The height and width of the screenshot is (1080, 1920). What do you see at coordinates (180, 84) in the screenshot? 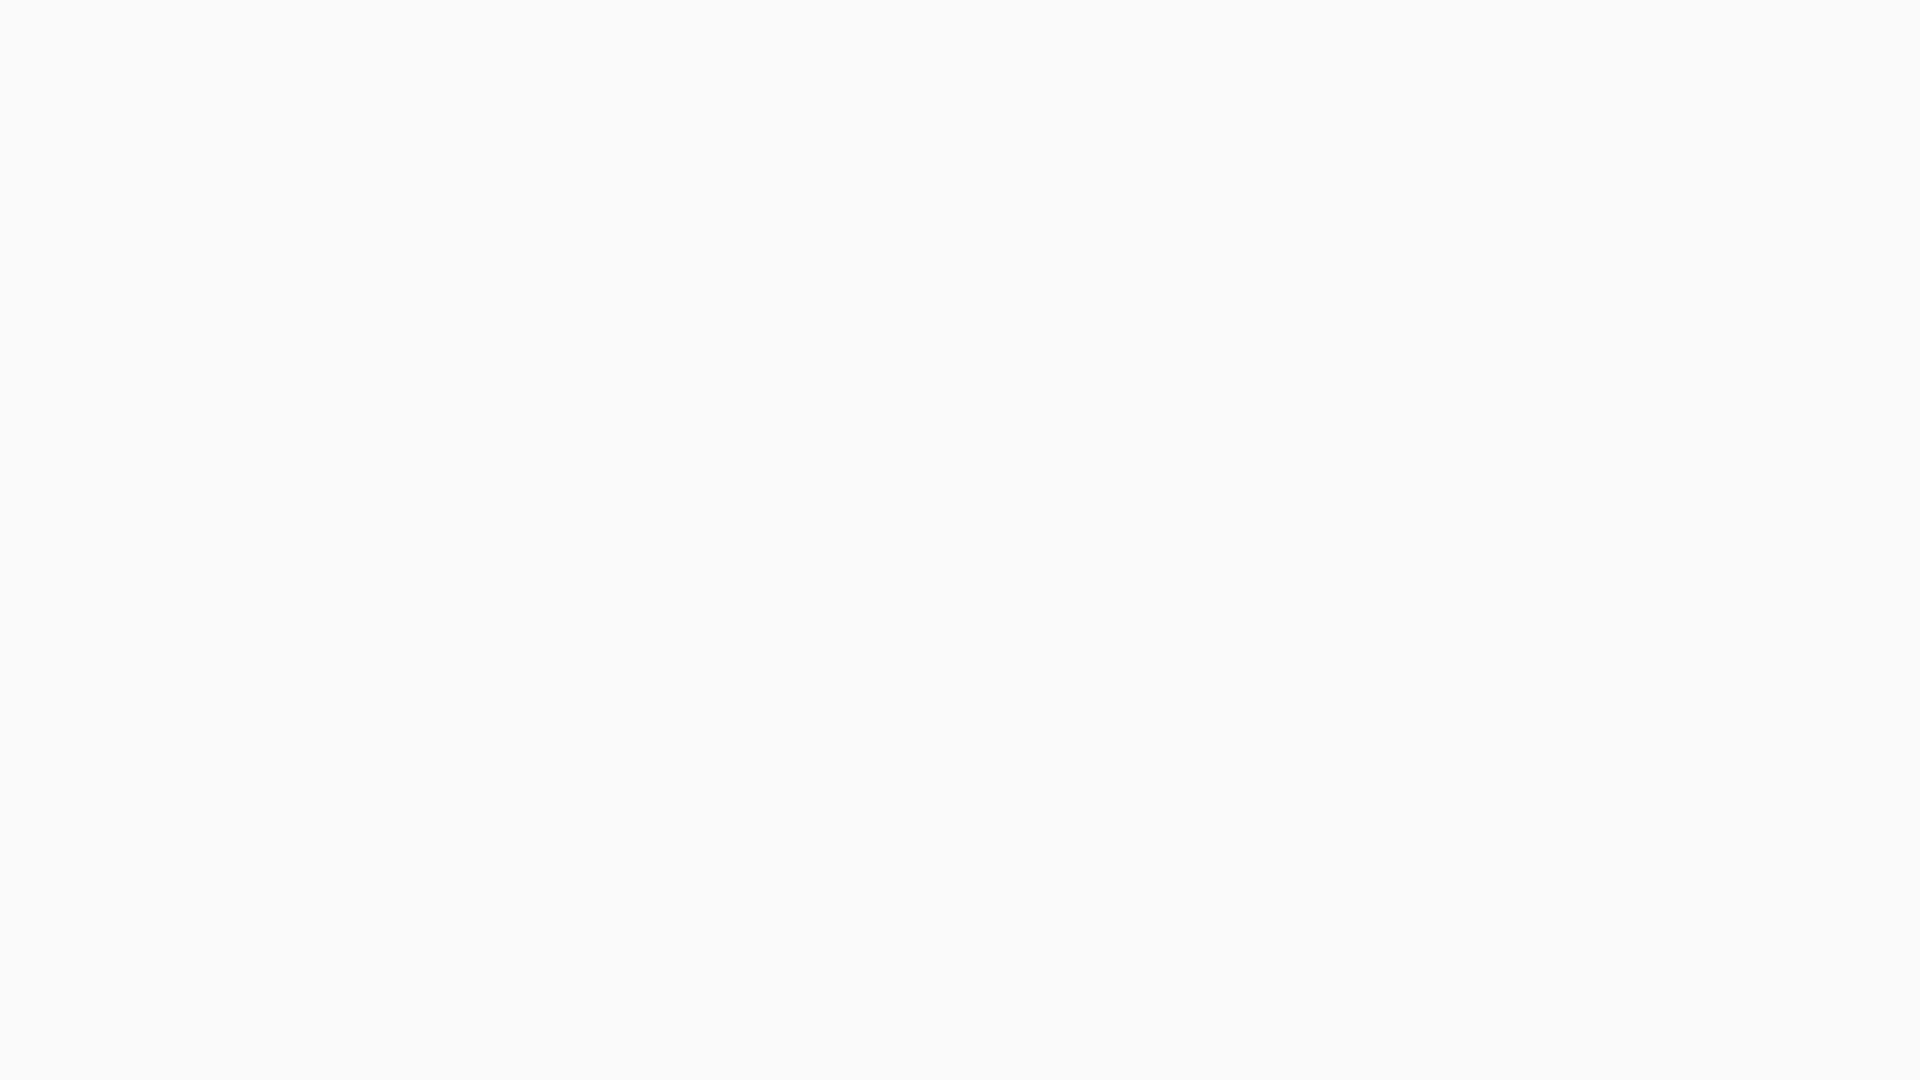
I see `Instagram Features` at bounding box center [180, 84].